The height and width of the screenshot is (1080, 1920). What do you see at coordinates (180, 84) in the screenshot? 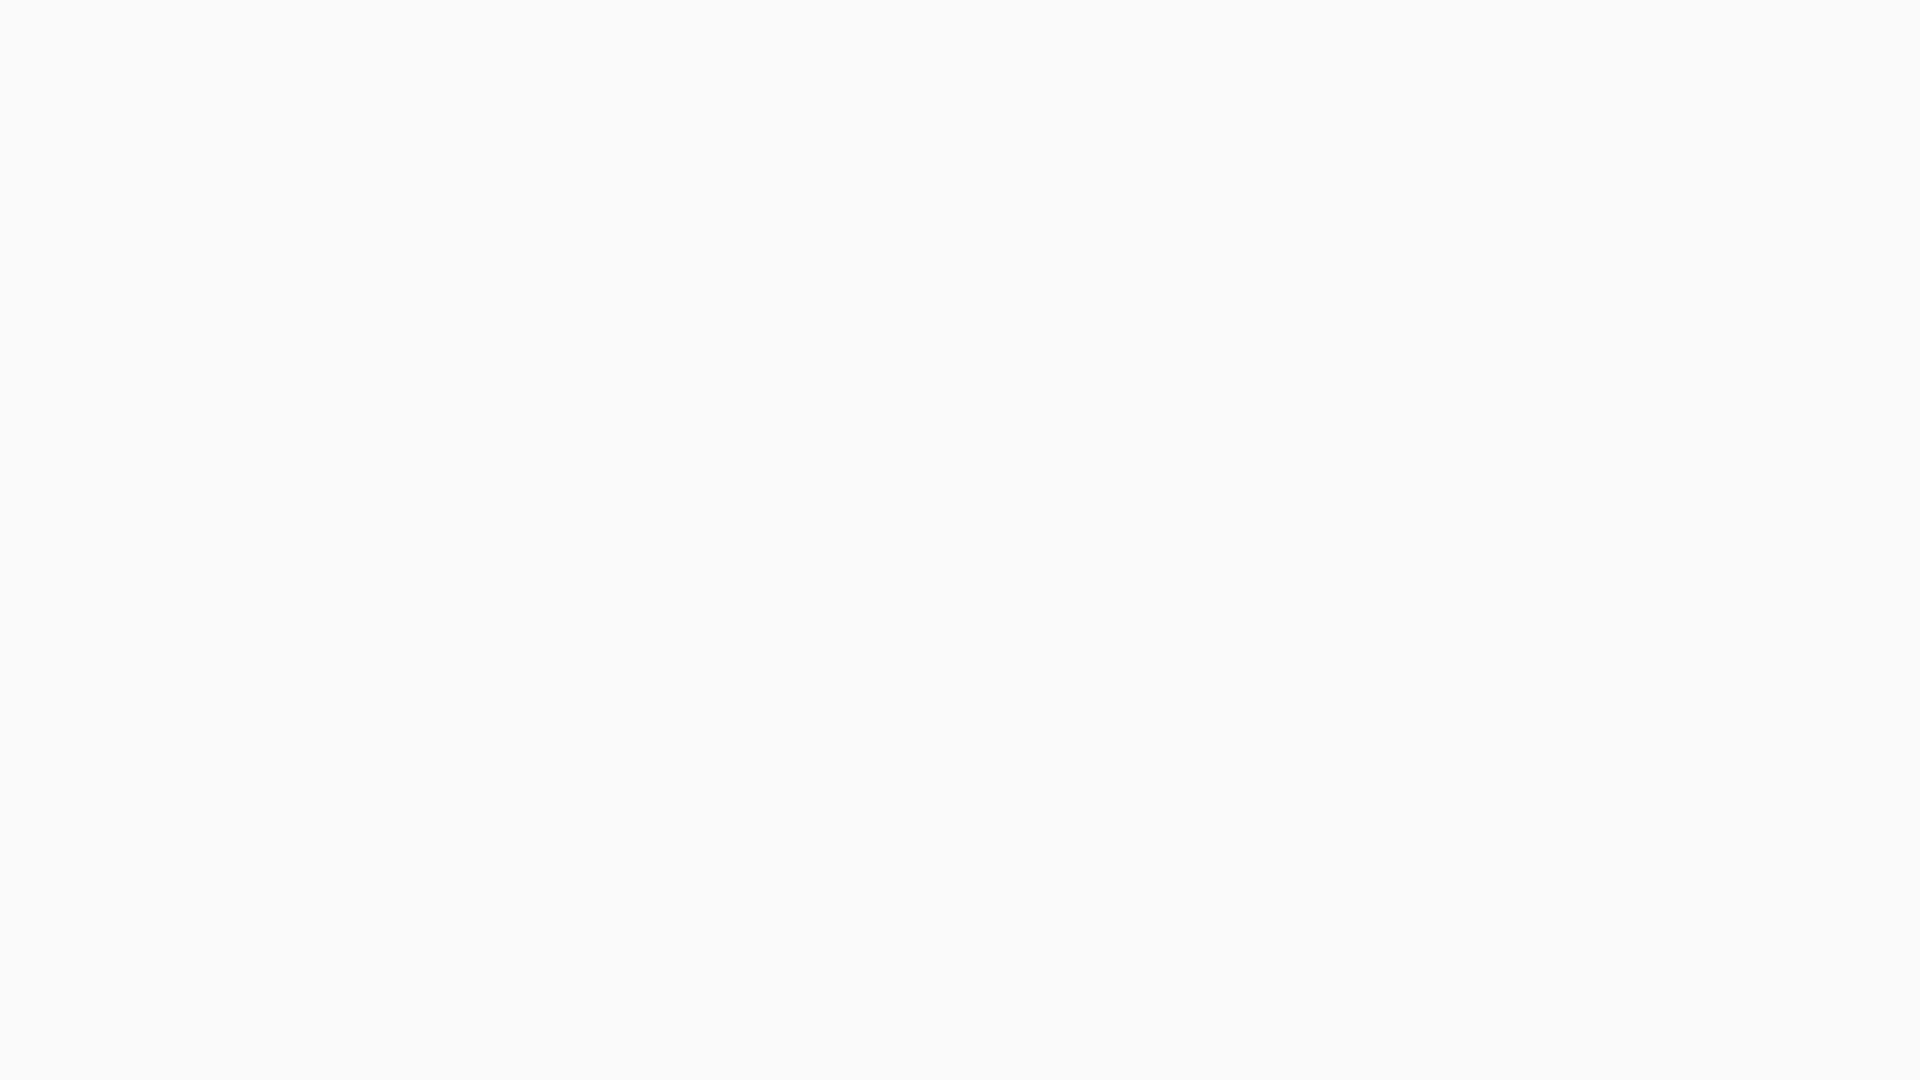
I see `Instagram Features` at bounding box center [180, 84].